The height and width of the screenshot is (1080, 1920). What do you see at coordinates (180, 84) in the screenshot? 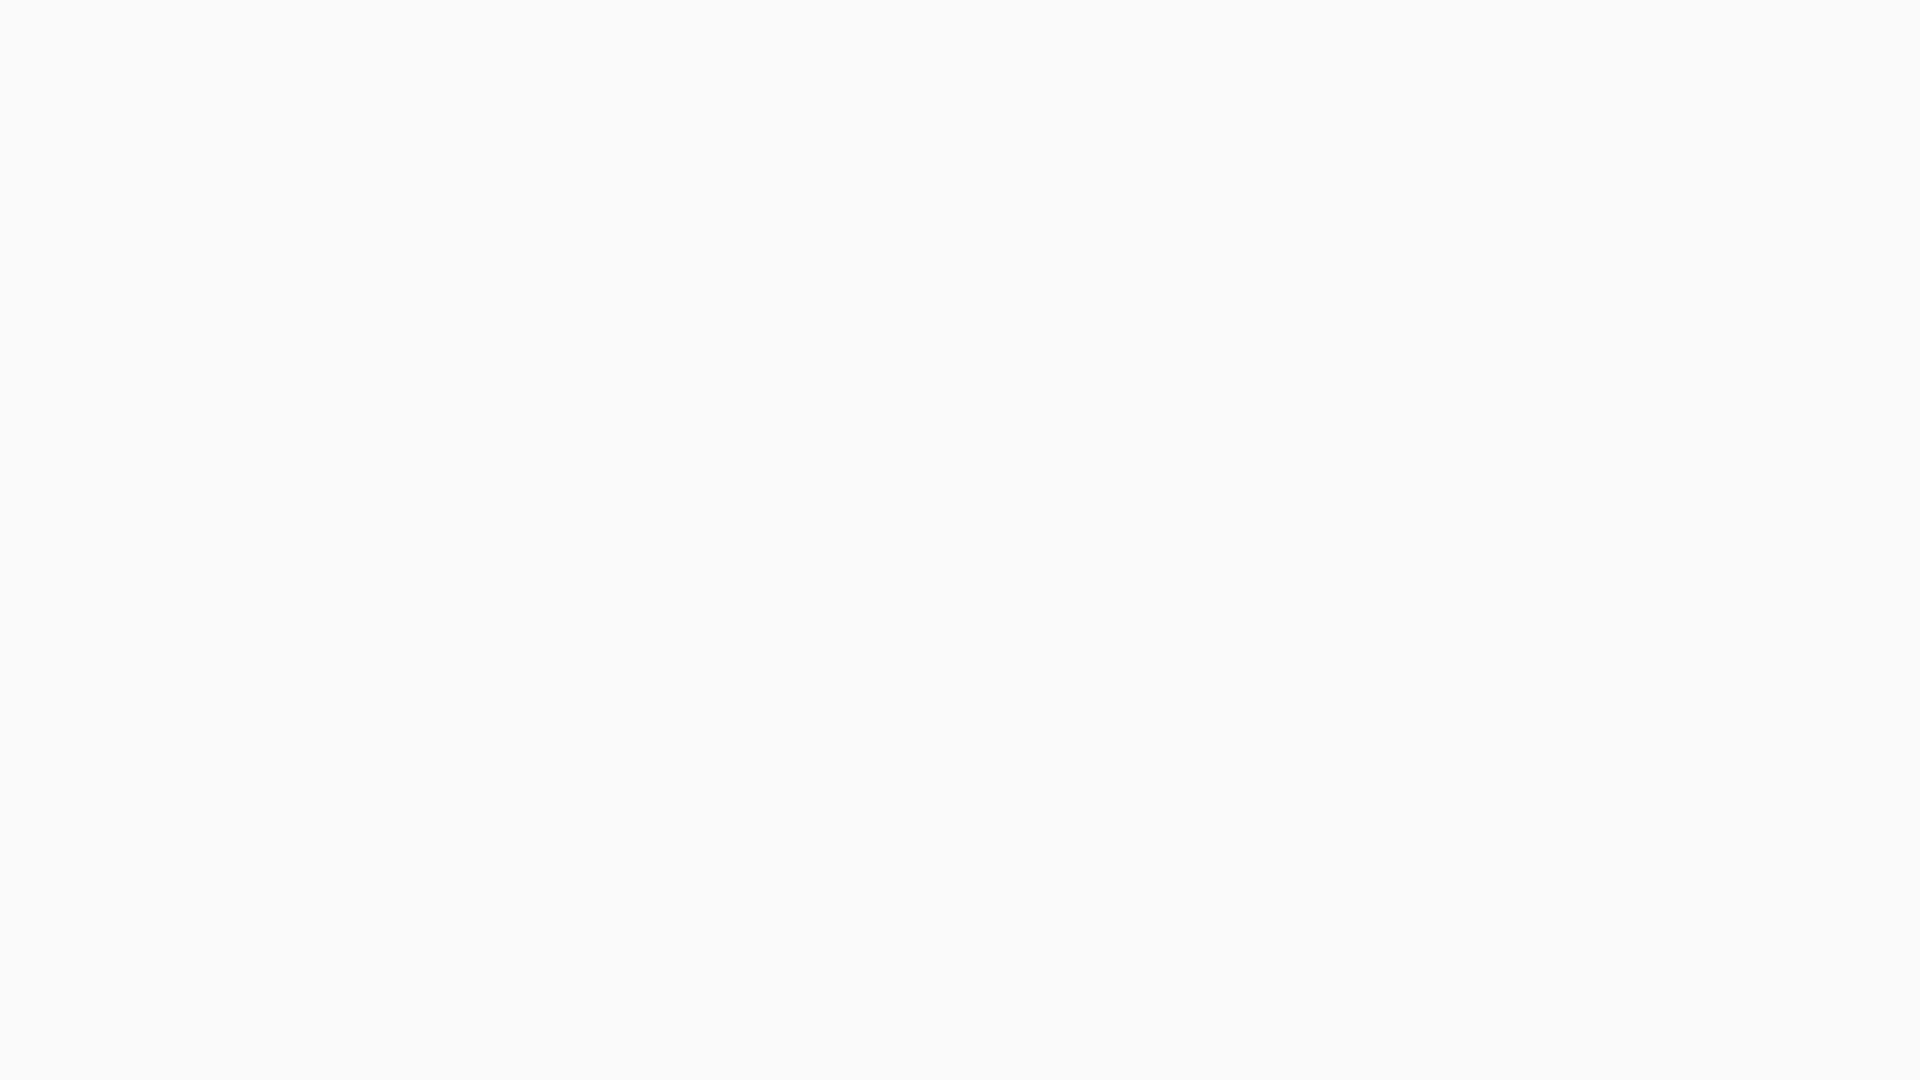
I see `Instagram Features` at bounding box center [180, 84].